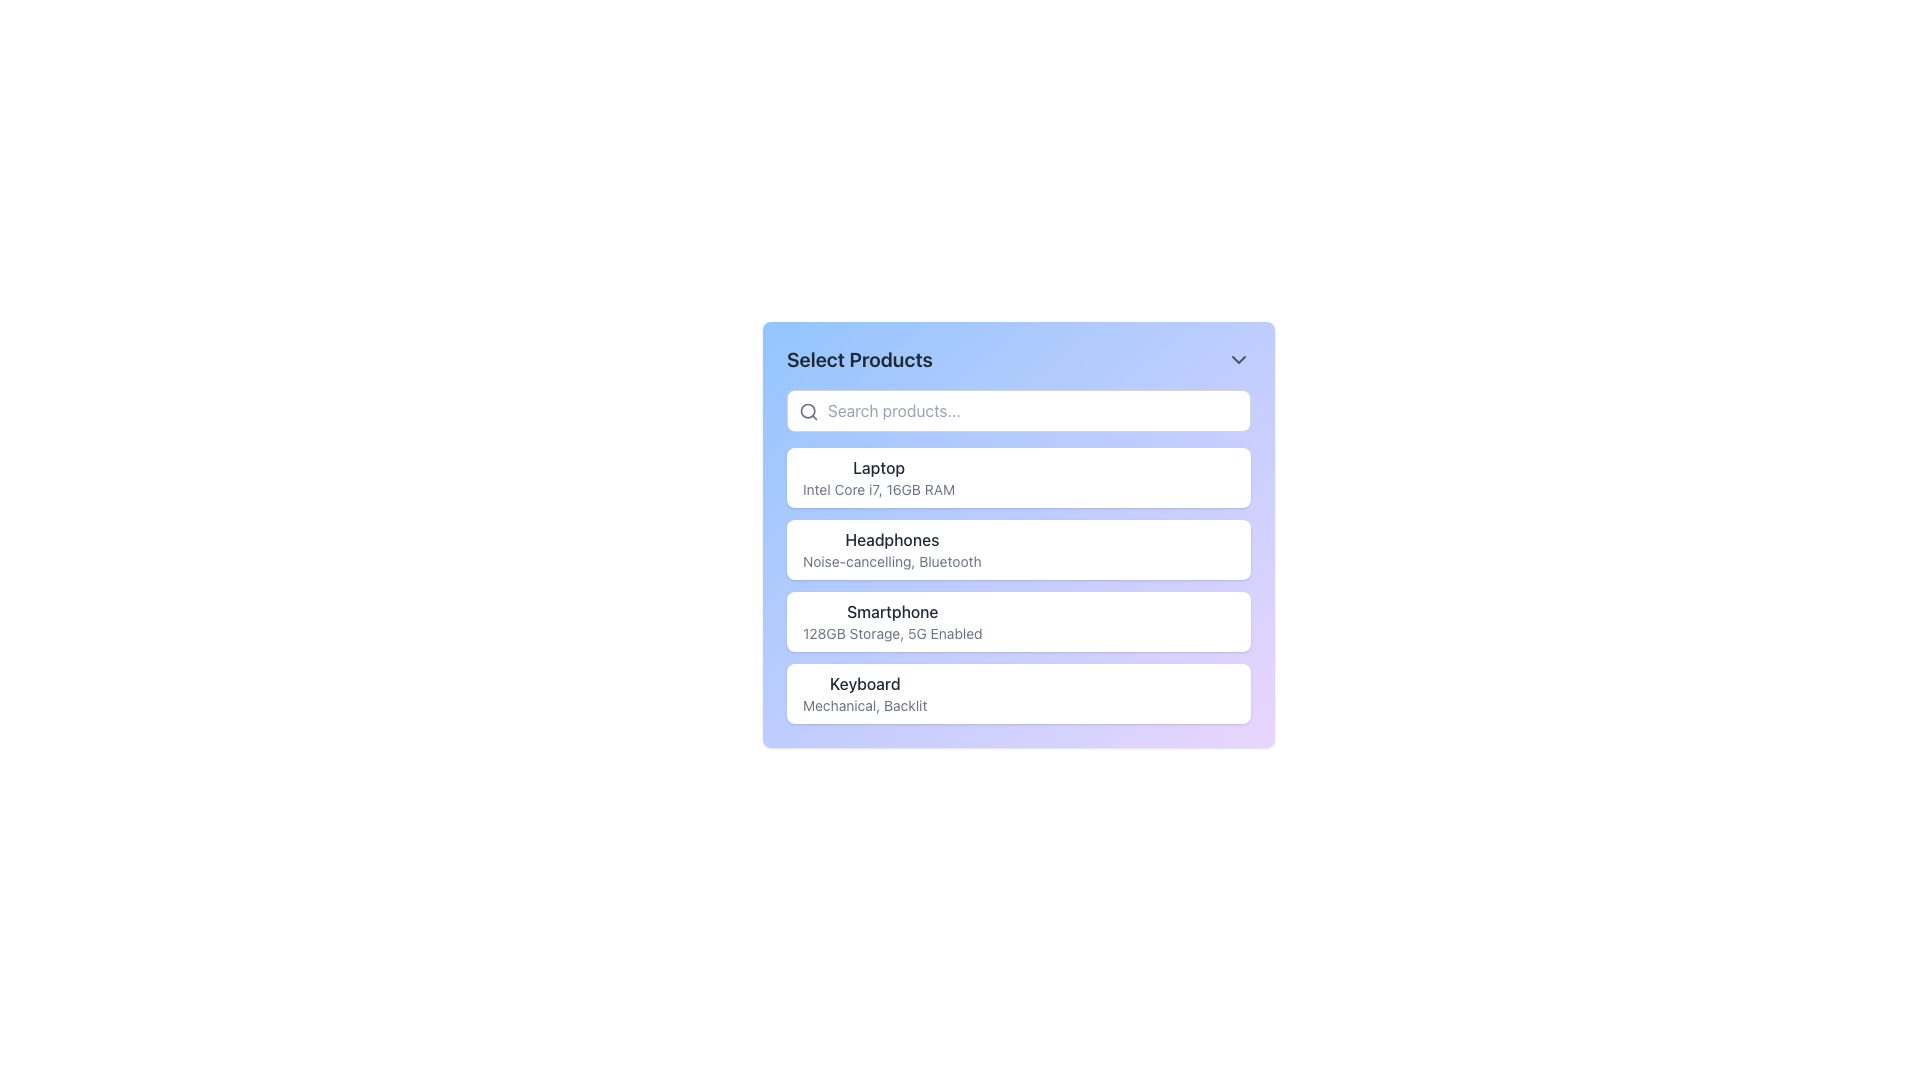 This screenshot has height=1080, width=1920. Describe the element at coordinates (891, 611) in the screenshot. I see `main title for the 'Smartphone' product option located in the third option box of the 'Select Products' menu, positioned above '128GB Storage, 5G Enabled' and below 'Headphones'` at that location.